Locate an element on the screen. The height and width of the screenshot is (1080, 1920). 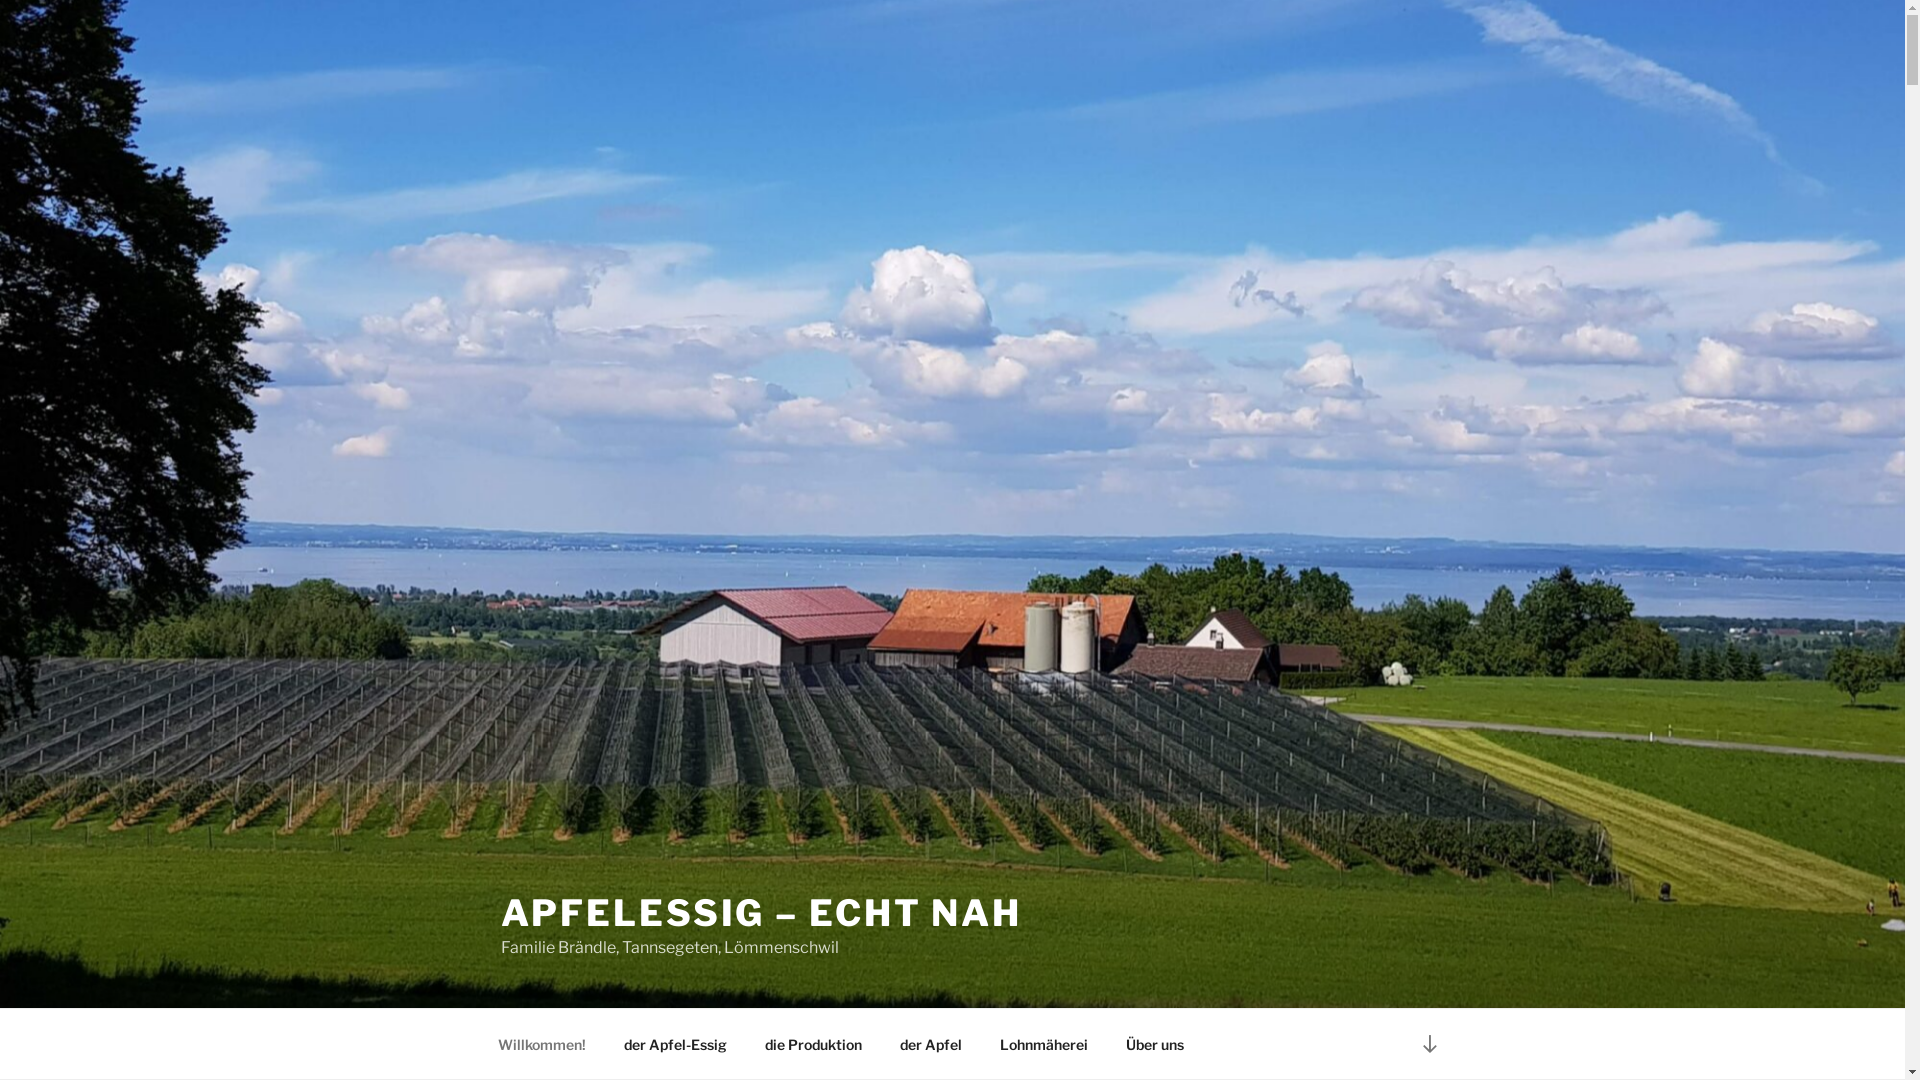
'Zum Inhalt nach unten scrollen' is located at coordinates (1405, 1042).